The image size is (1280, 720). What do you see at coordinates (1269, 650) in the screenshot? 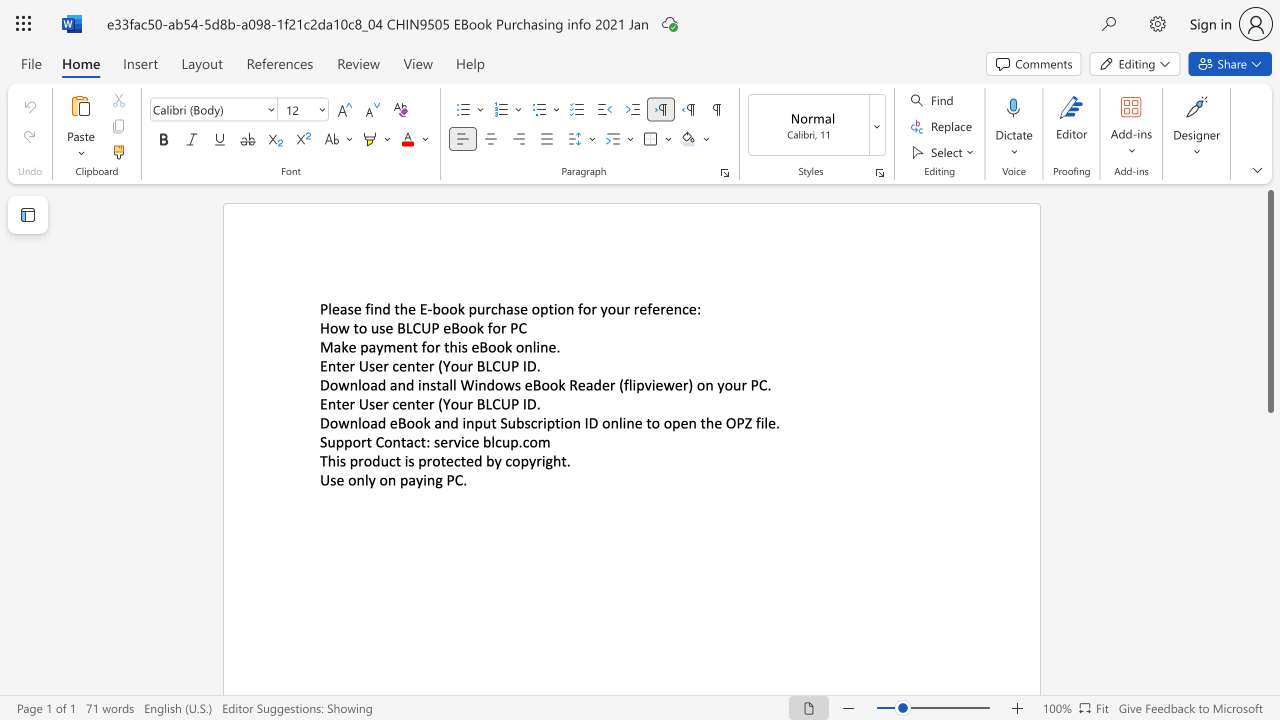
I see `the scrollbar to move the view down` at bounding box center [1269, 650].